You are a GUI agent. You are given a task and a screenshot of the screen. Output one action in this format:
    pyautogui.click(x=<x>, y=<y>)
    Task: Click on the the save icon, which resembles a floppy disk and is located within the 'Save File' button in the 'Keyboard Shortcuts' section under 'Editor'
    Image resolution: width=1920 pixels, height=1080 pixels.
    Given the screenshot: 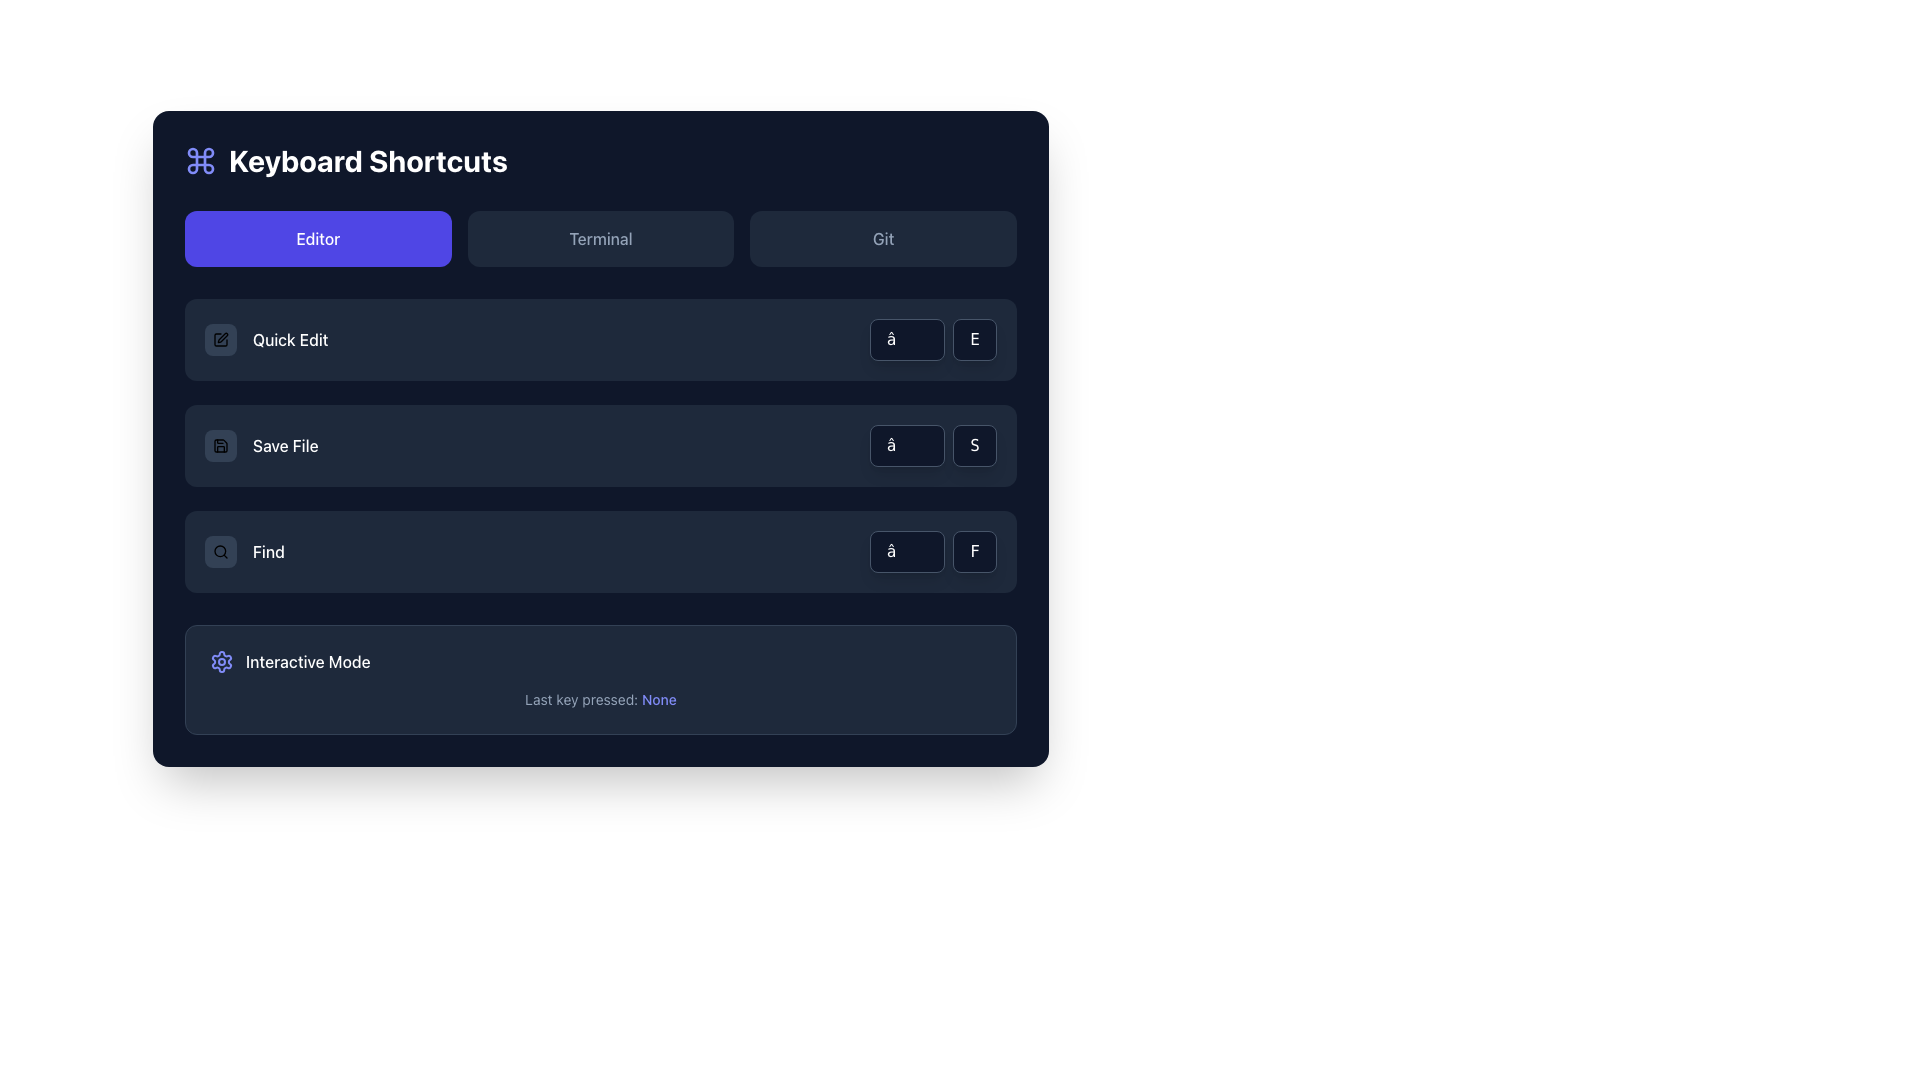 What is the action you would take?
    pyautogui.click(x=220, y=445)
    